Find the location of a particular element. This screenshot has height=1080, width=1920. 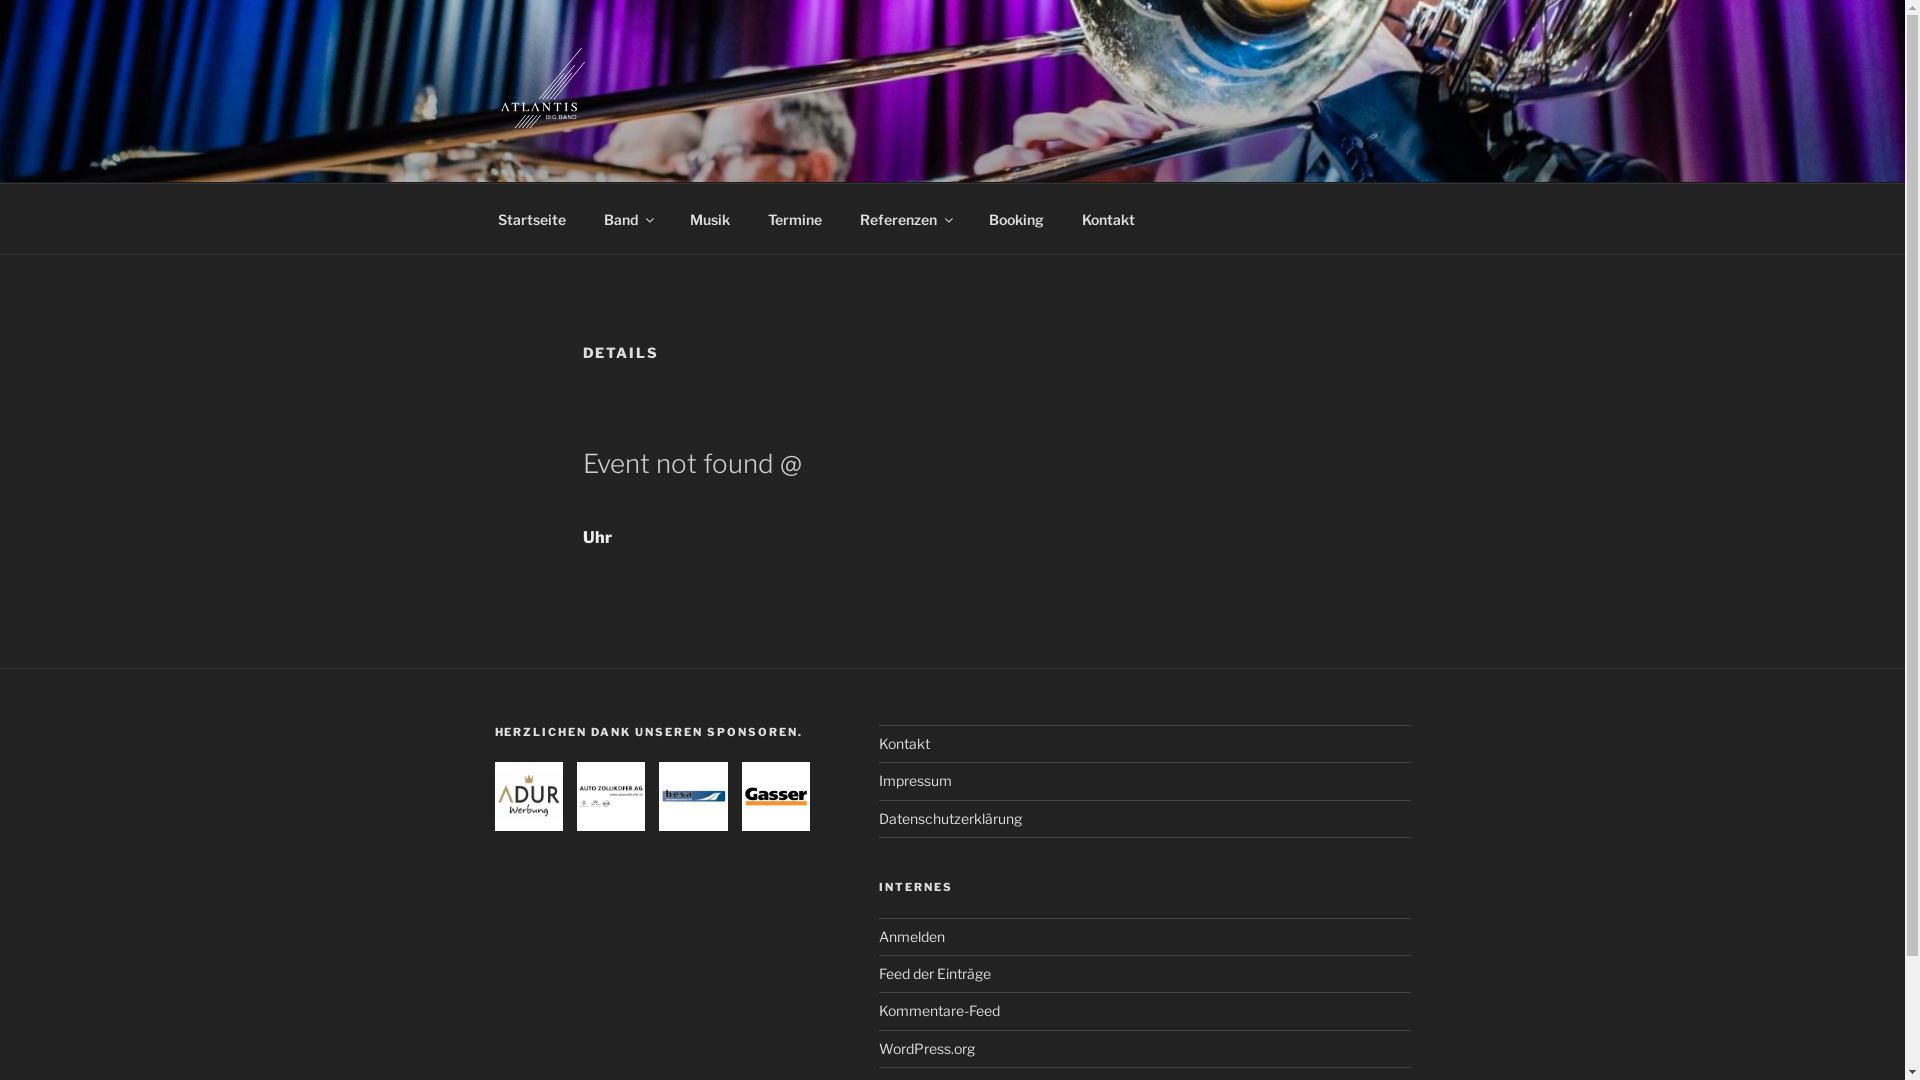

'Termine' is located at coordinates (793, 218).